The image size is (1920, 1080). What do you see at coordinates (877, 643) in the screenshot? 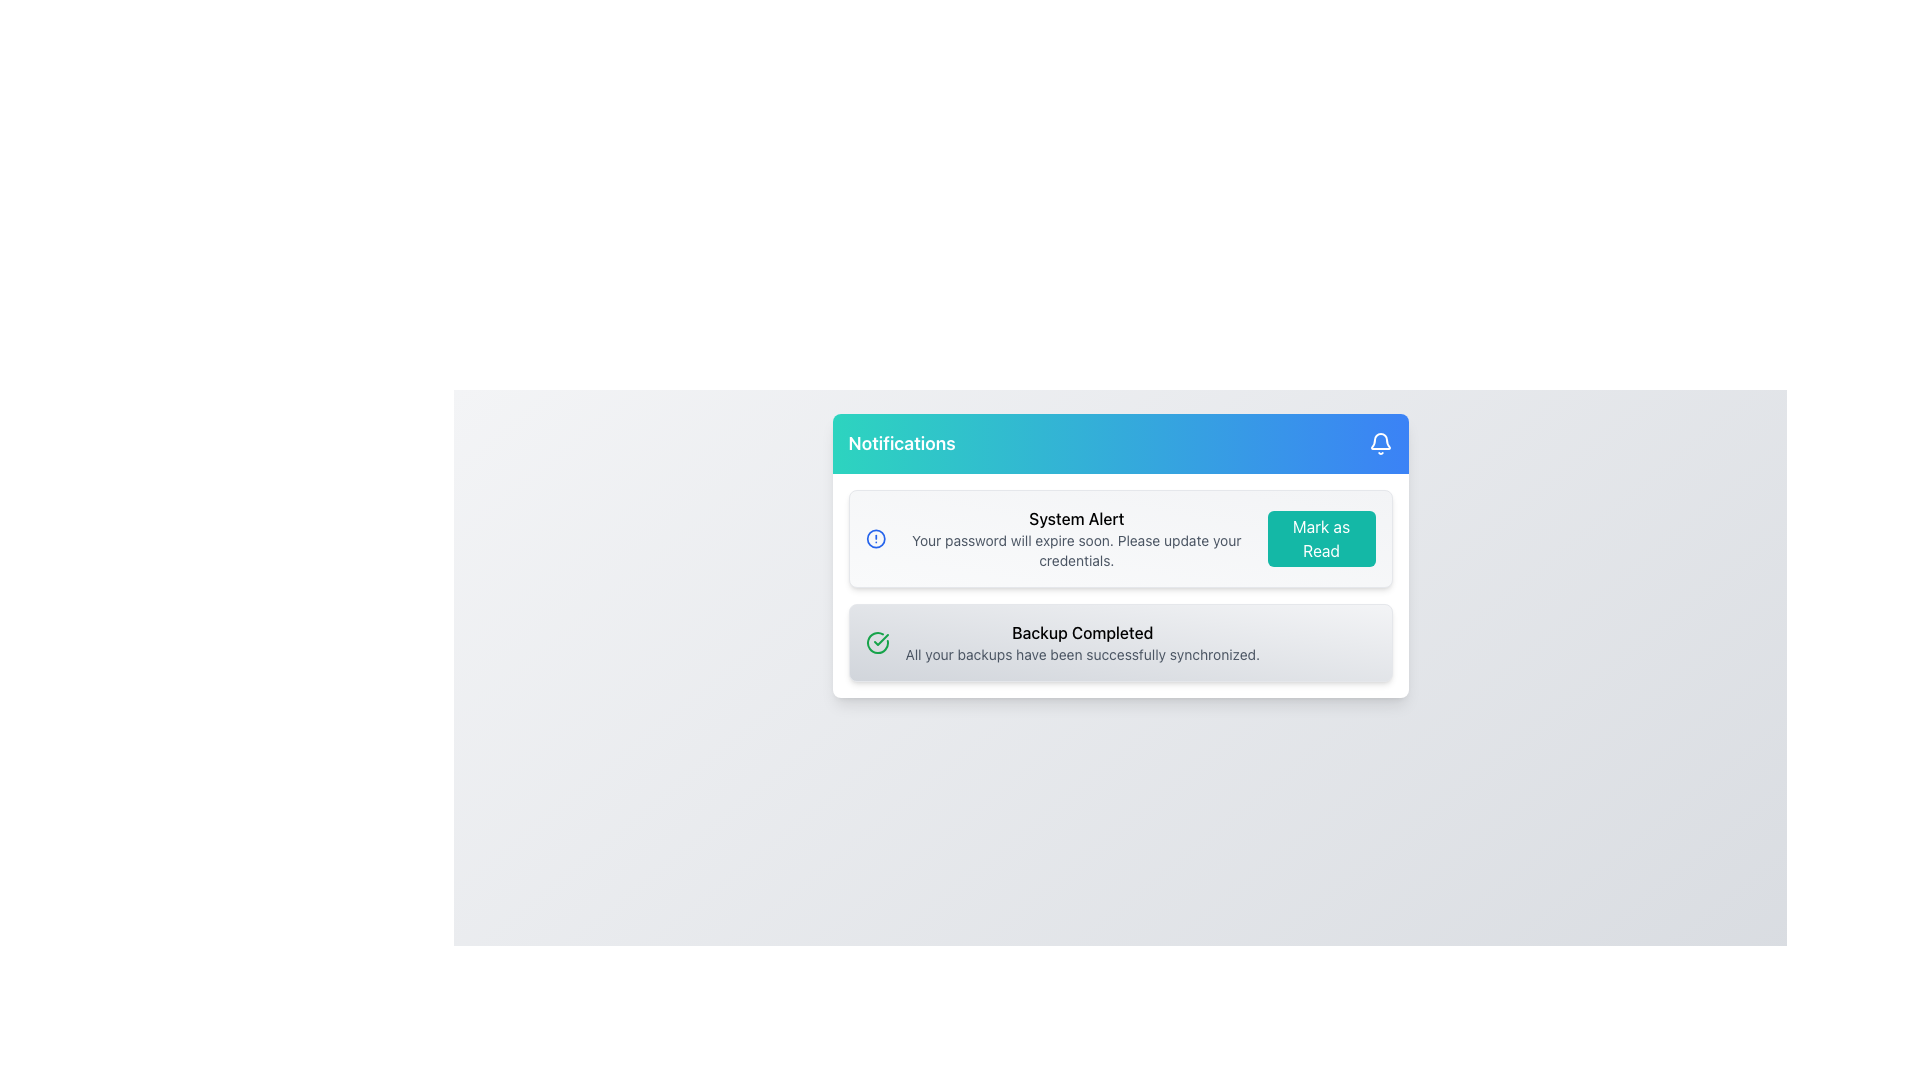
I see `the circular icon with a checkmark inside a green outlined circle, which is located to the left of the text 'Backup Completed' in the second notification card of the 'Notifications' panel` at bounding box center [877, 643].